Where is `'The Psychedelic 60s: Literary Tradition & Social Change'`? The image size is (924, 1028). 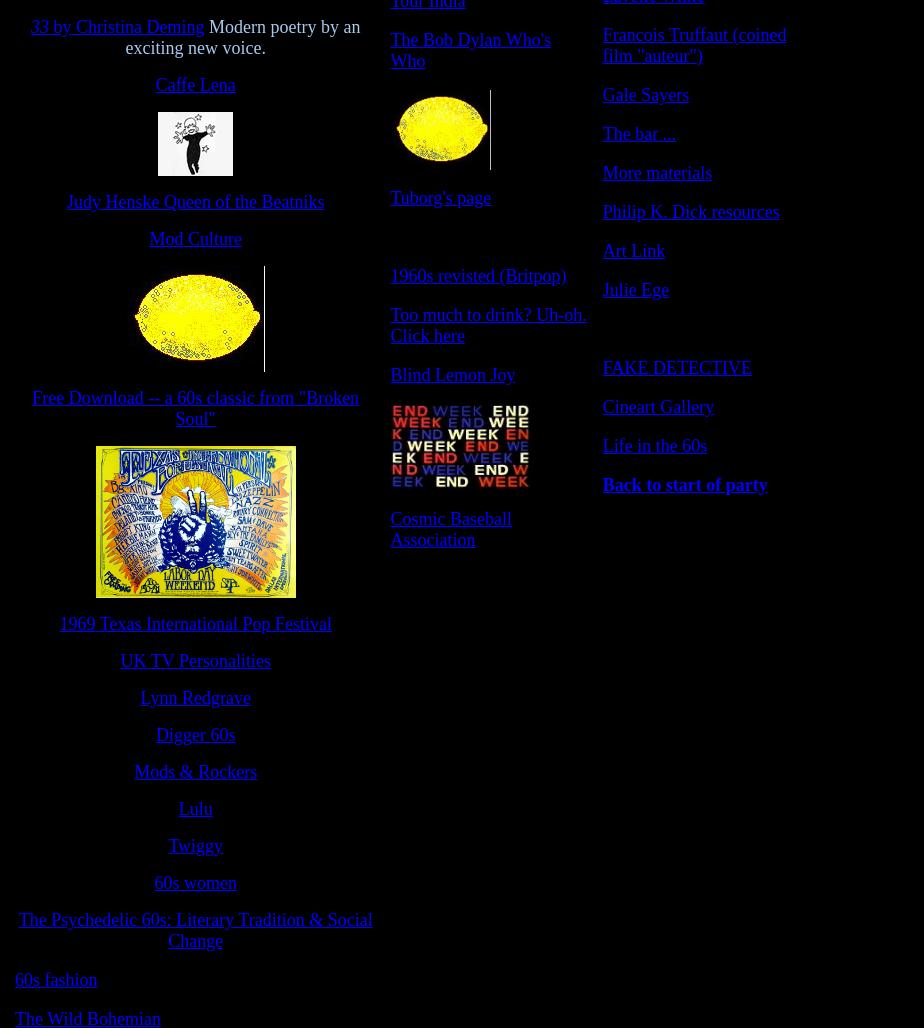 'The Psychedelic 60s: Literary Tradition & Social Change' is located at coordinates (18, 930).